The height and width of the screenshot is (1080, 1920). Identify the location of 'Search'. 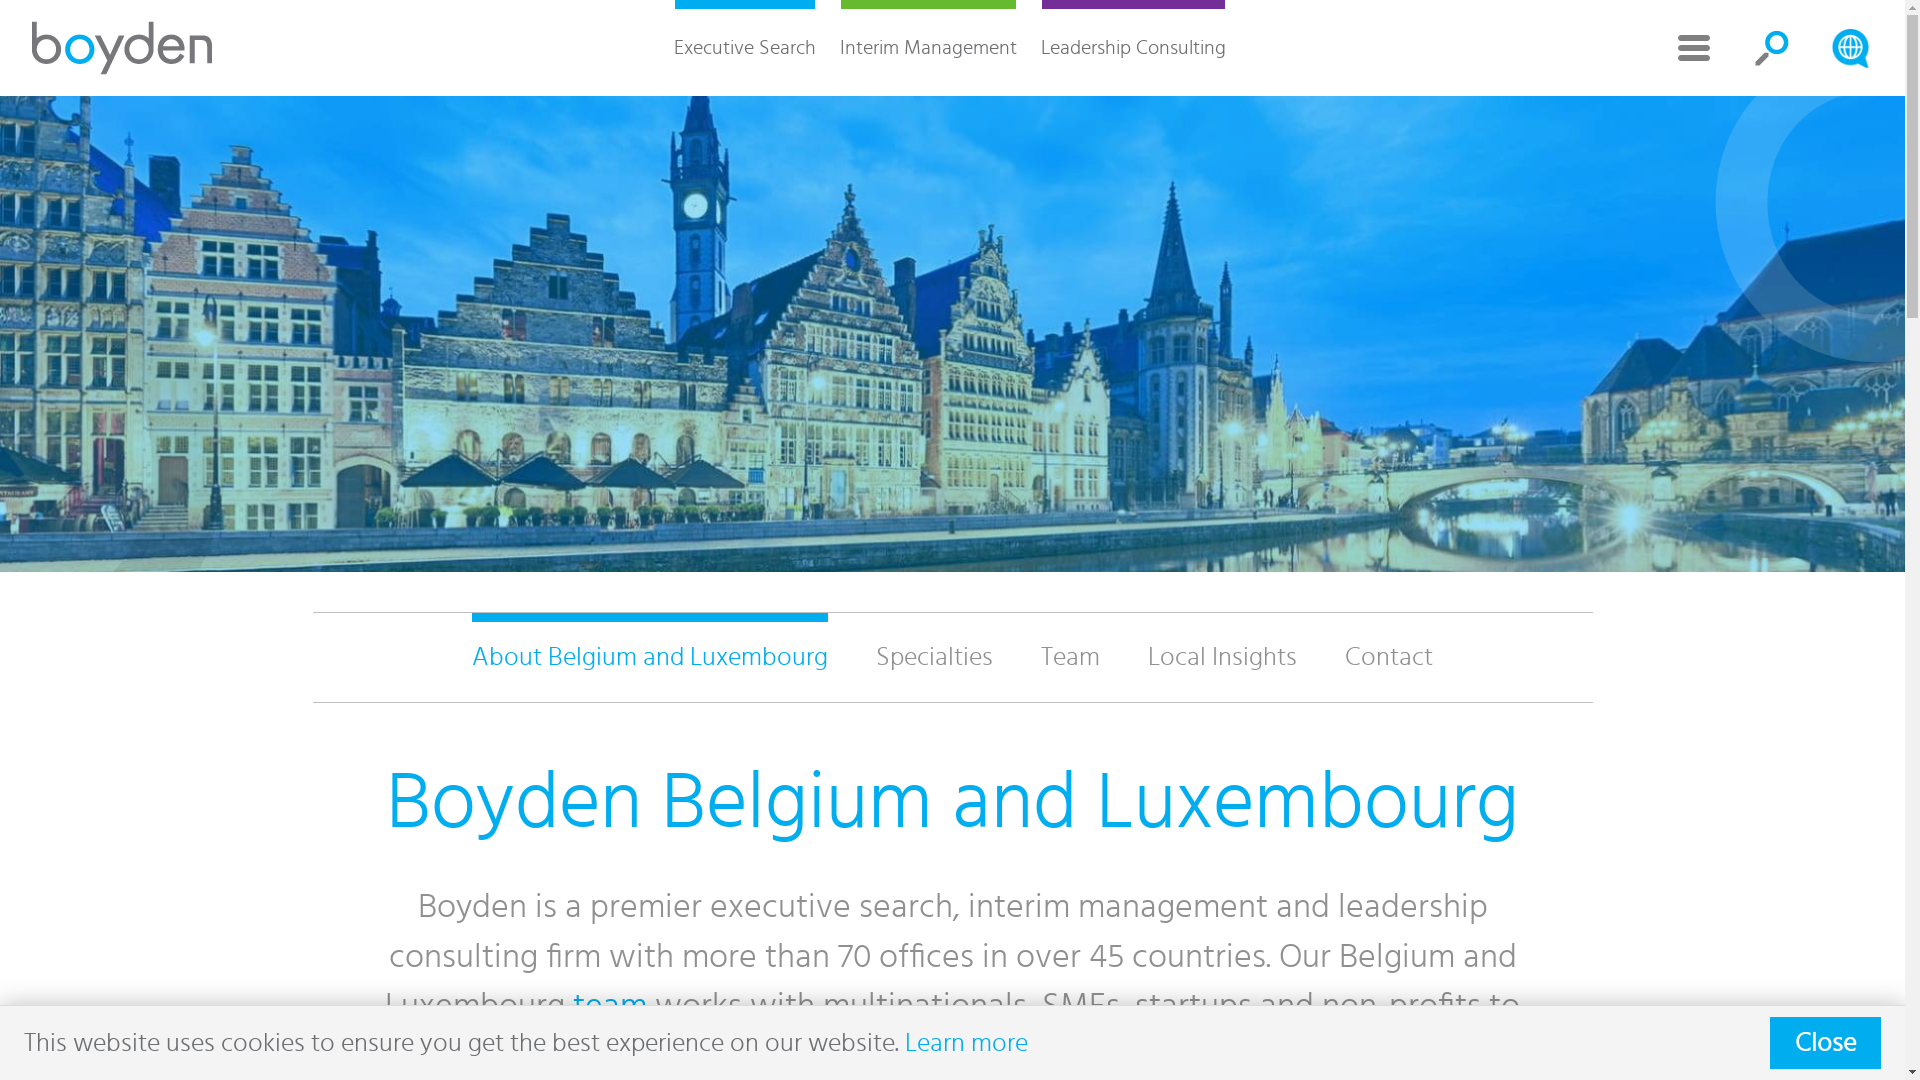
(1771, 46).